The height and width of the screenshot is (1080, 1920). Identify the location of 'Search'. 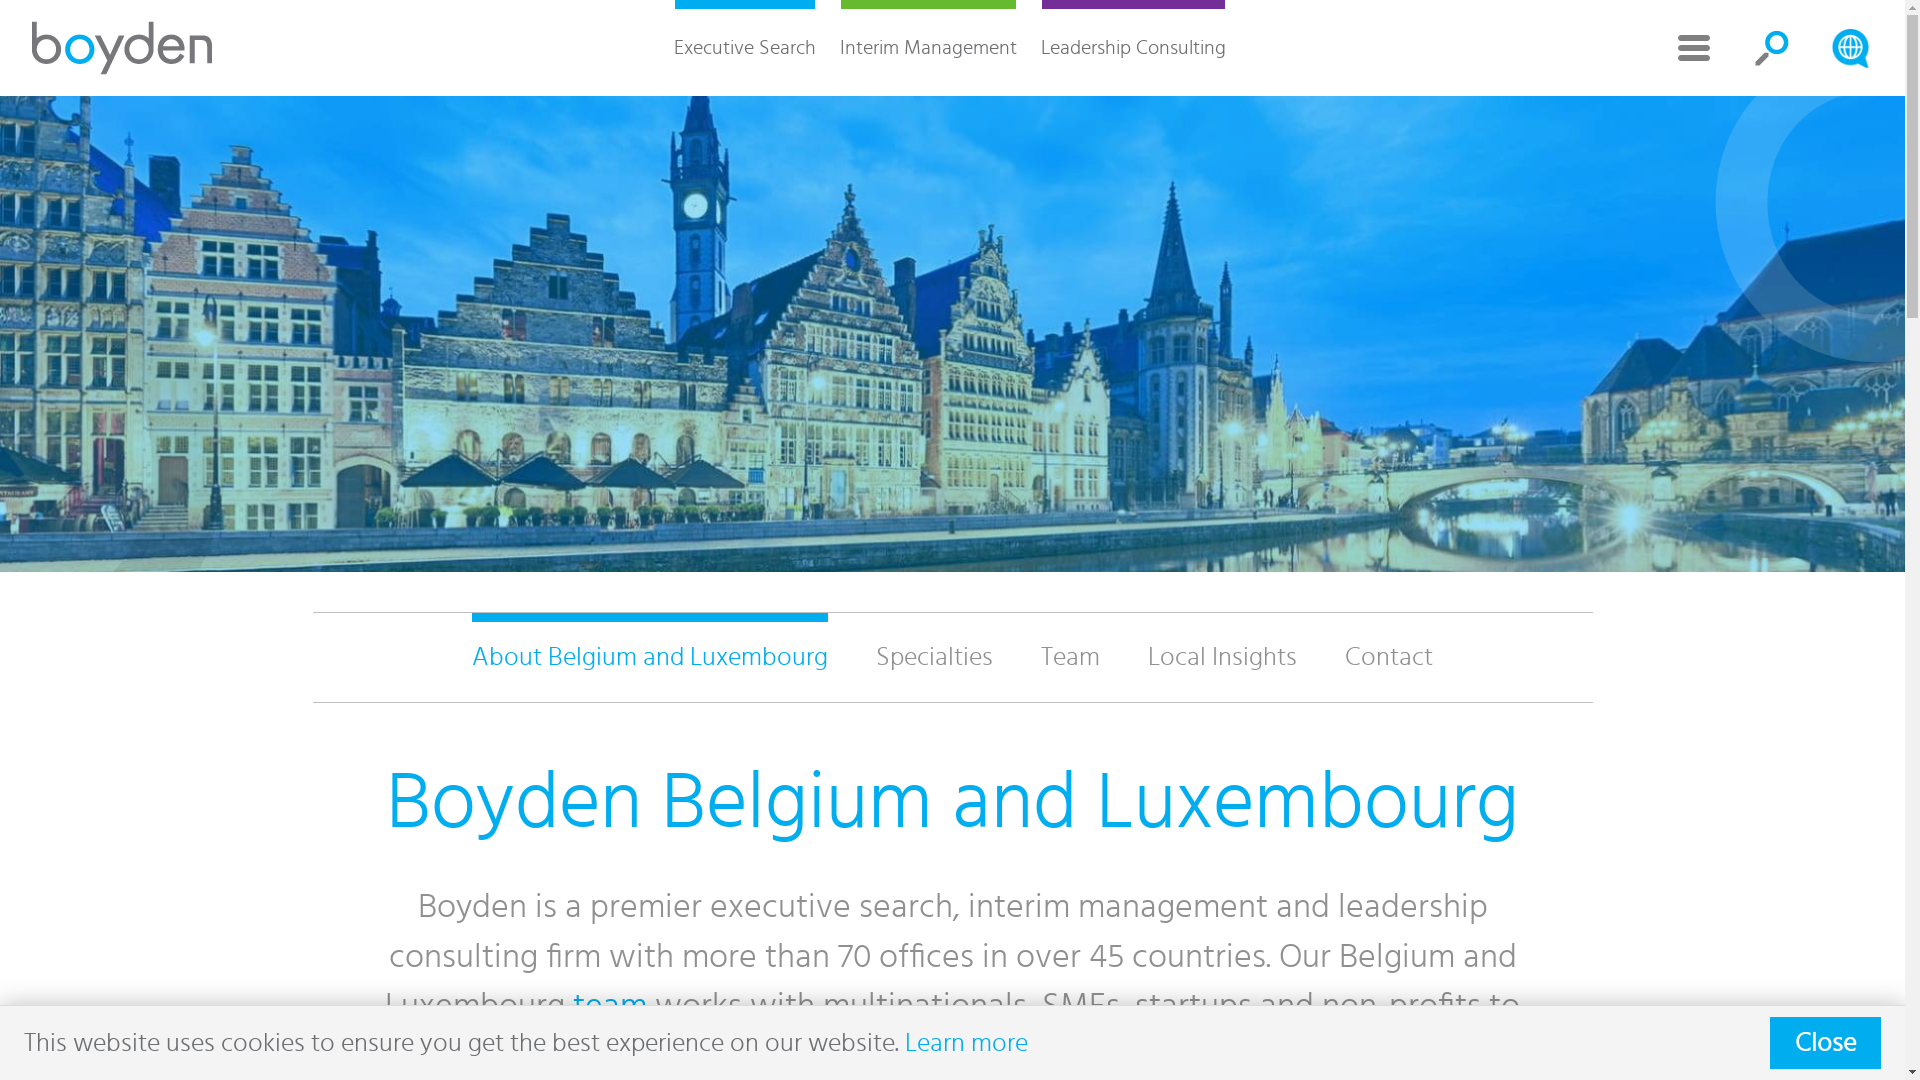
(1771, 46).